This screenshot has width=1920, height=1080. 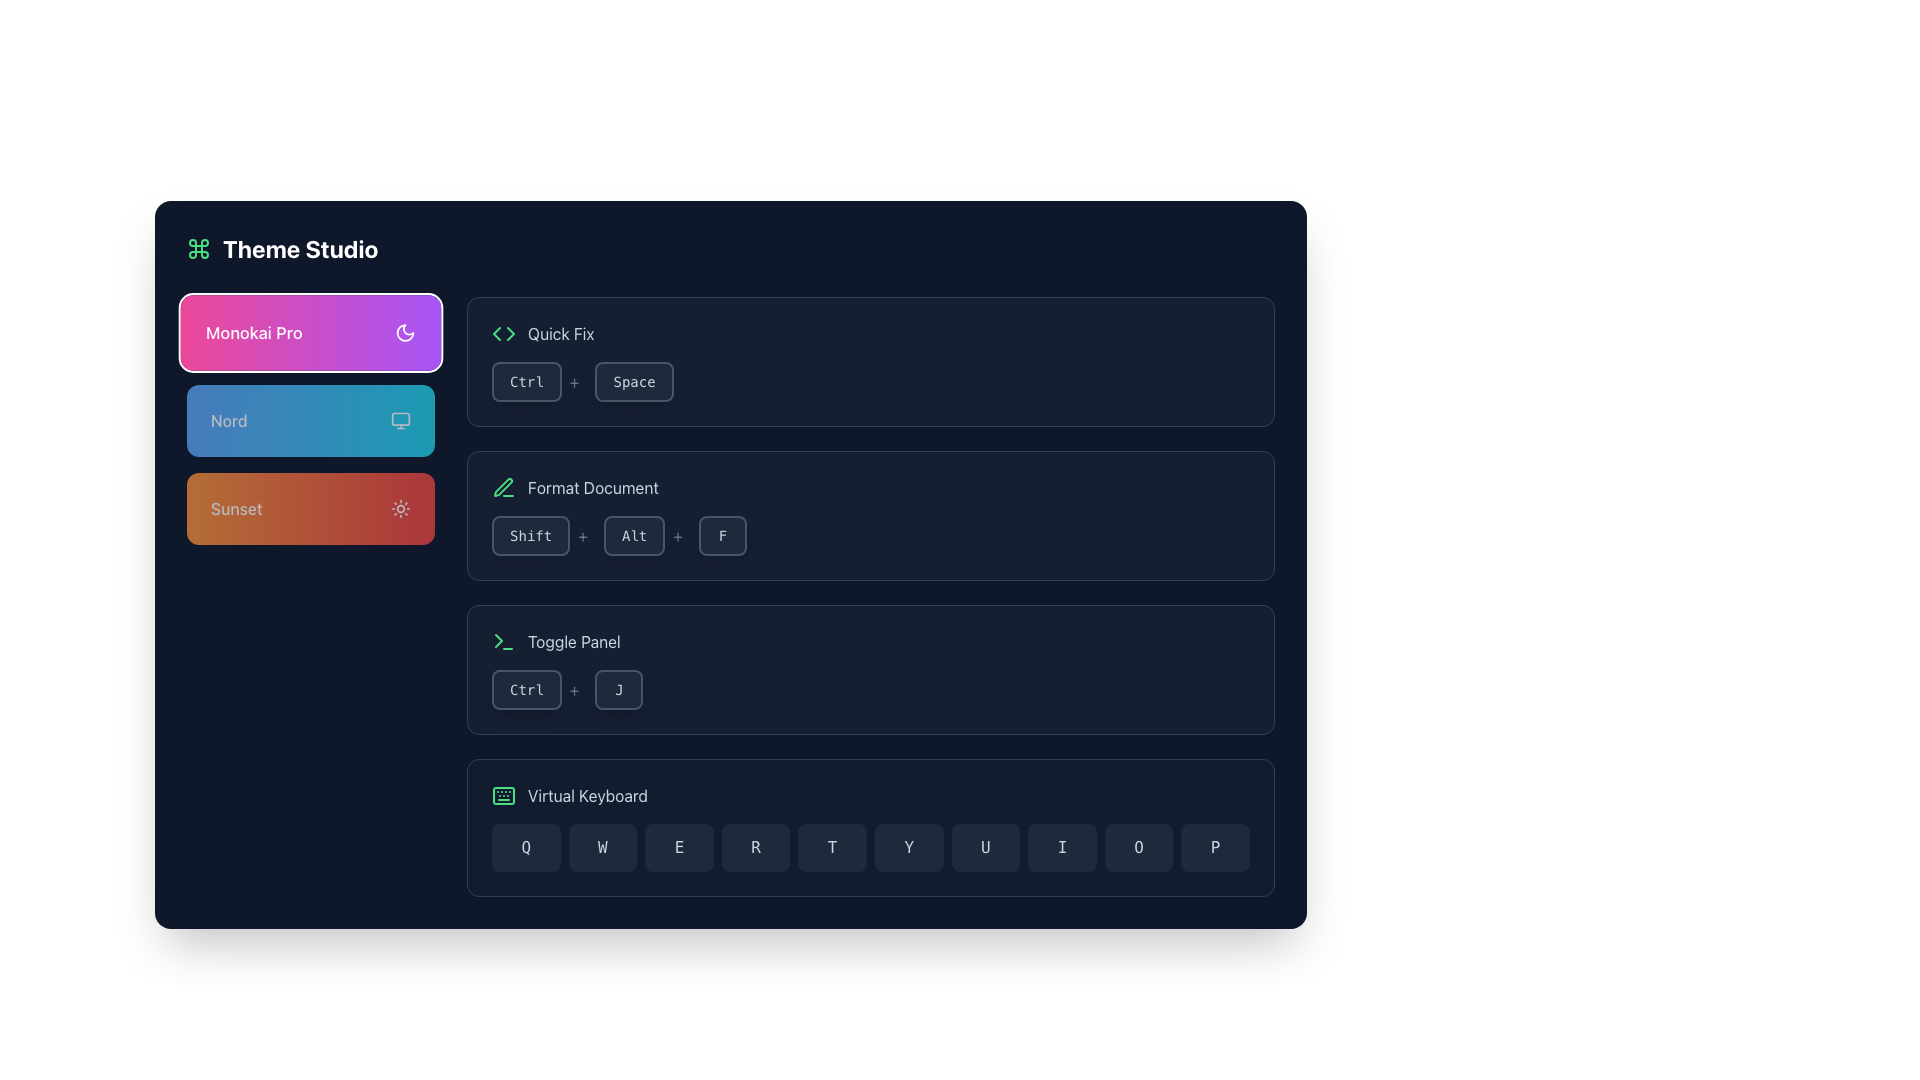 What do you see at coordinates (510, 333) in the screenshot?
I see `the right-pointing chevron icon located in the 'Quick Fix' section next to the text label` at bounding box center [510, 333].